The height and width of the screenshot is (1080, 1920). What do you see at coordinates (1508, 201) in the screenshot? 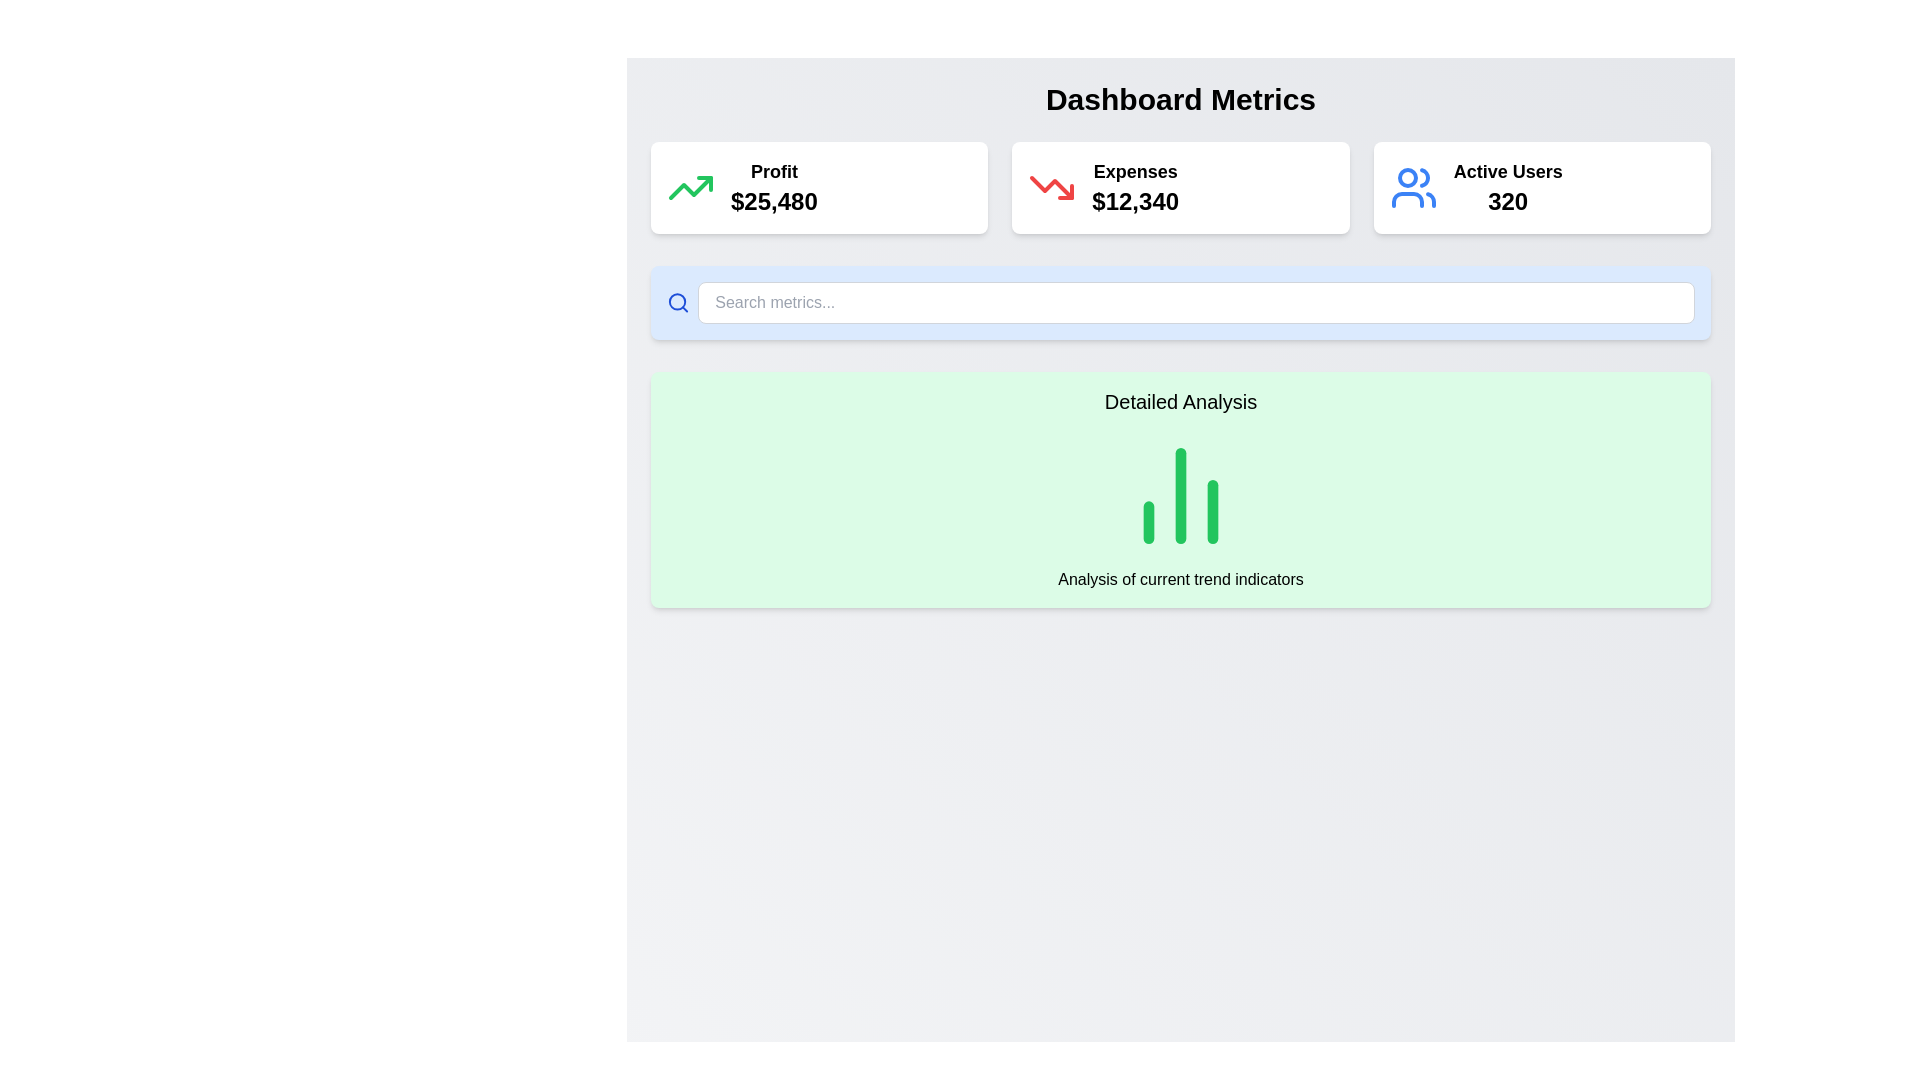
I see `displayed value from the bold text label representing the active user count, located at the lower part of the 'Active Users' card in the top-right section of the interface` at bounding box center [1508, 201].